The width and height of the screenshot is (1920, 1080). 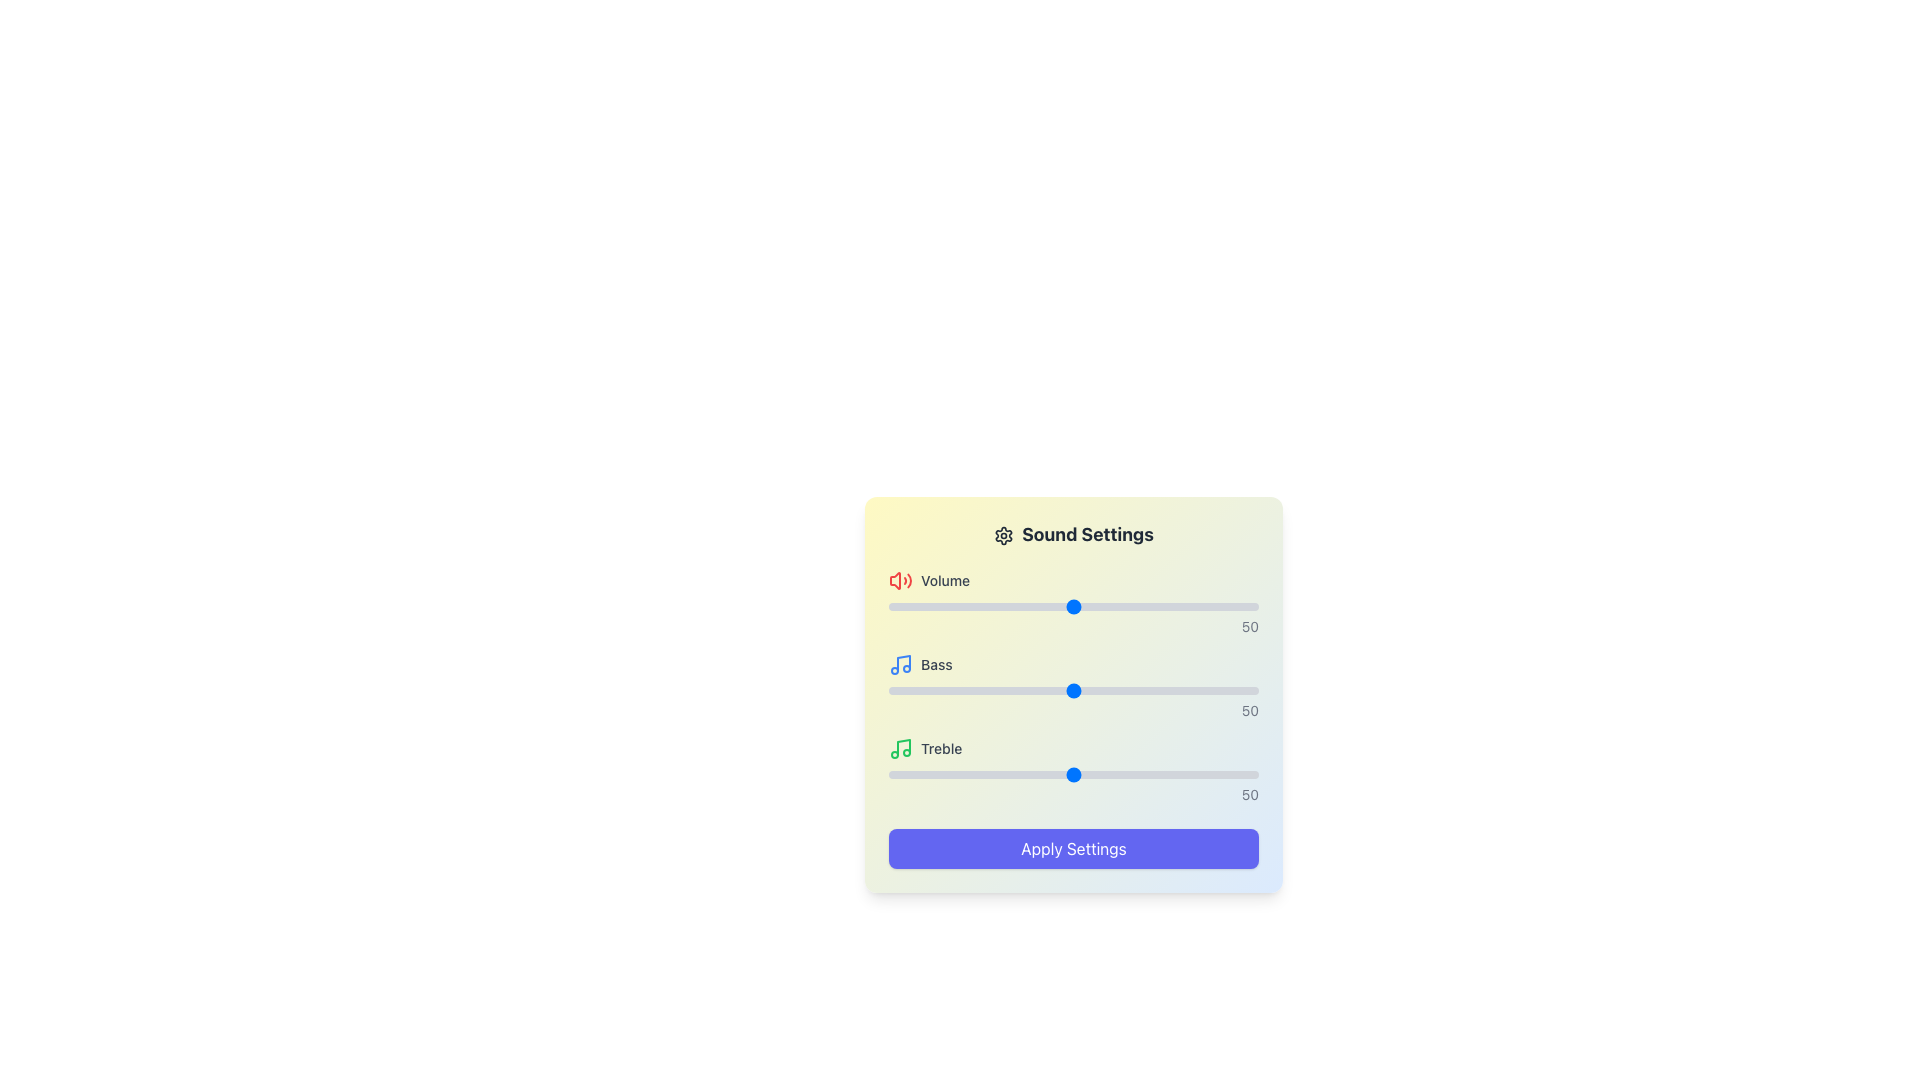 What do you see at coordinates (902, 663) in the screenshot?
I see `vertical line of the musical note icon representing the 'Bass' setting for detailed attributes in the developer tools` at bounding box center [902, 663].